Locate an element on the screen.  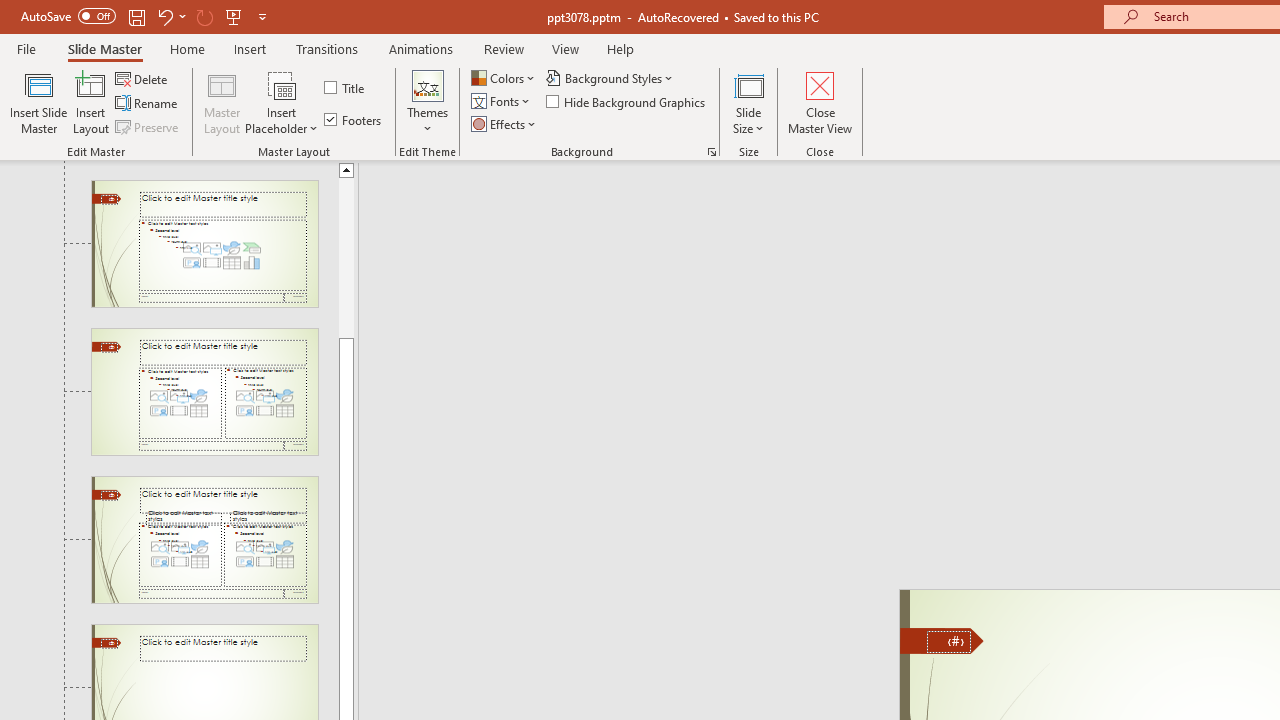
'Close Master View' is located at coordinates (820, 103).